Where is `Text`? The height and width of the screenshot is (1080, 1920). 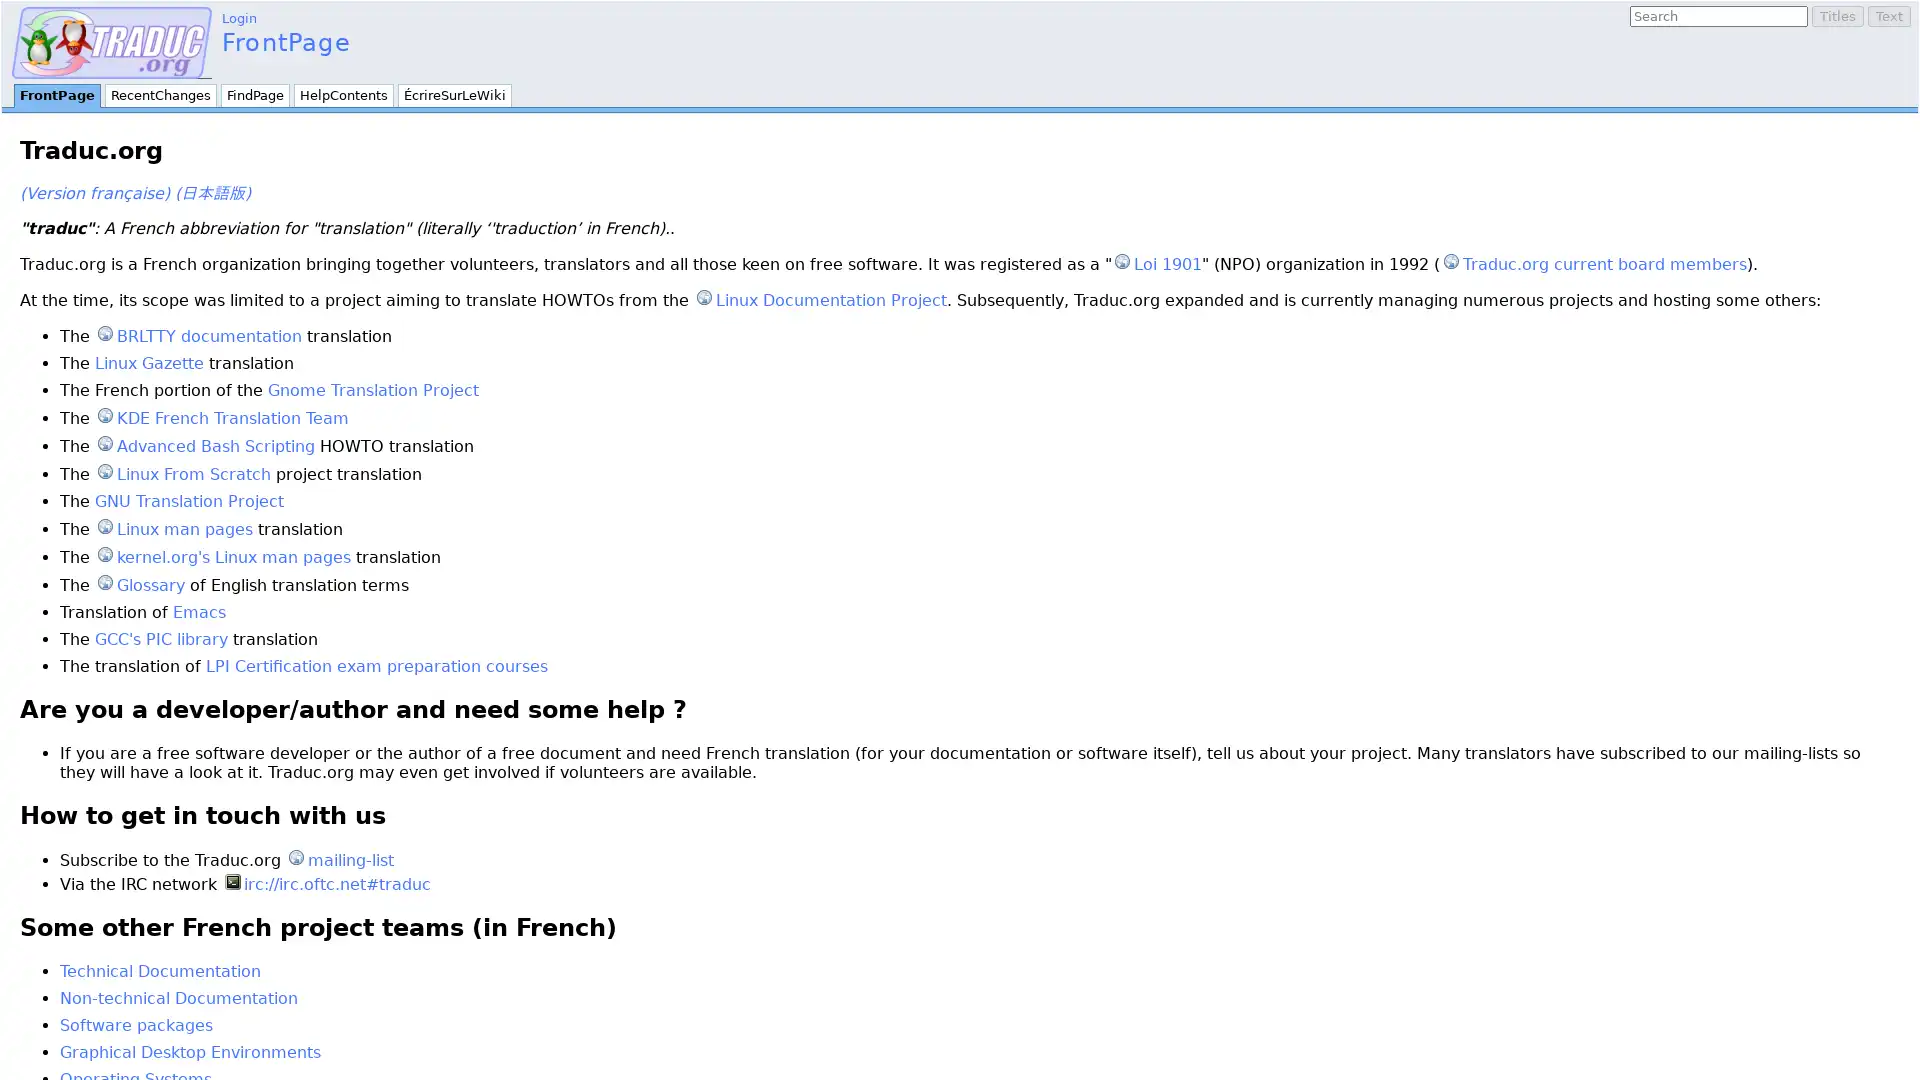 Text is located at coordinates (1888, 16).